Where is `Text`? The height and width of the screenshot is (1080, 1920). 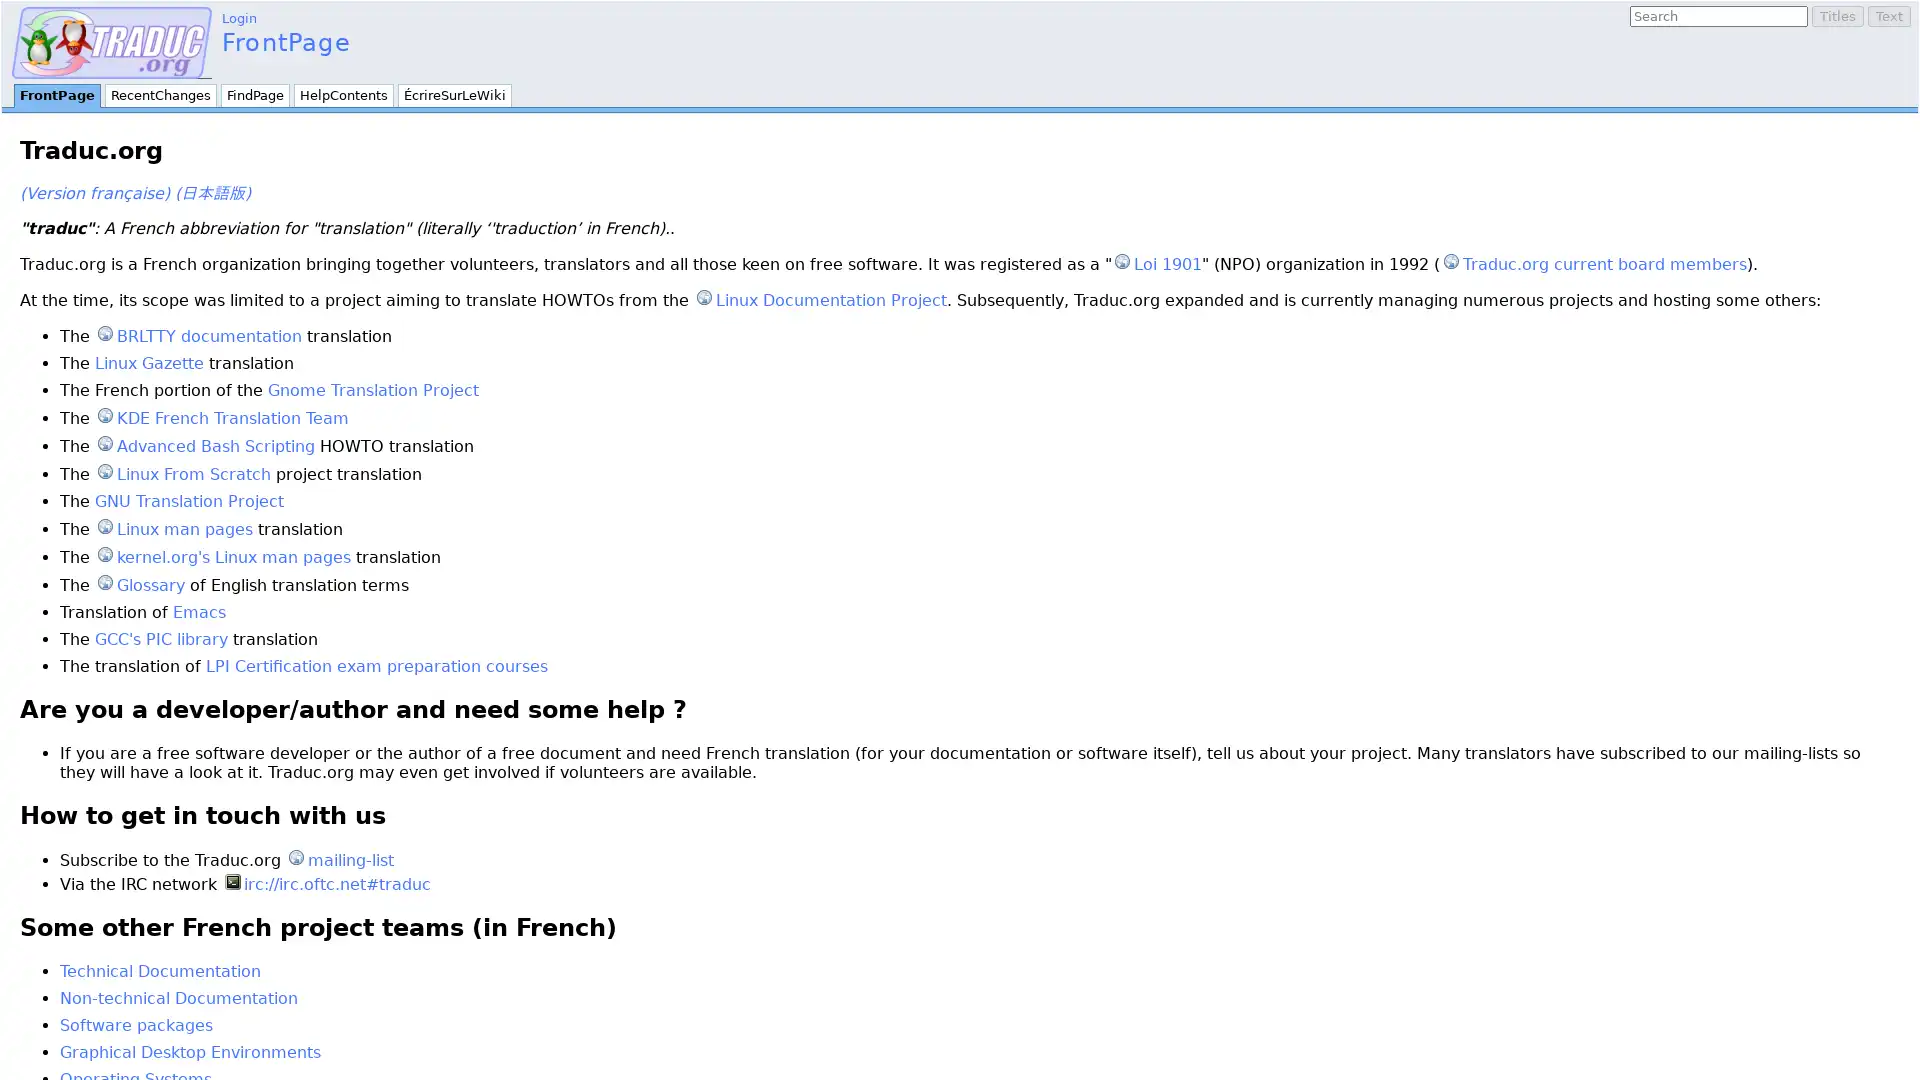 Text is located at coordinates (1888, 16).